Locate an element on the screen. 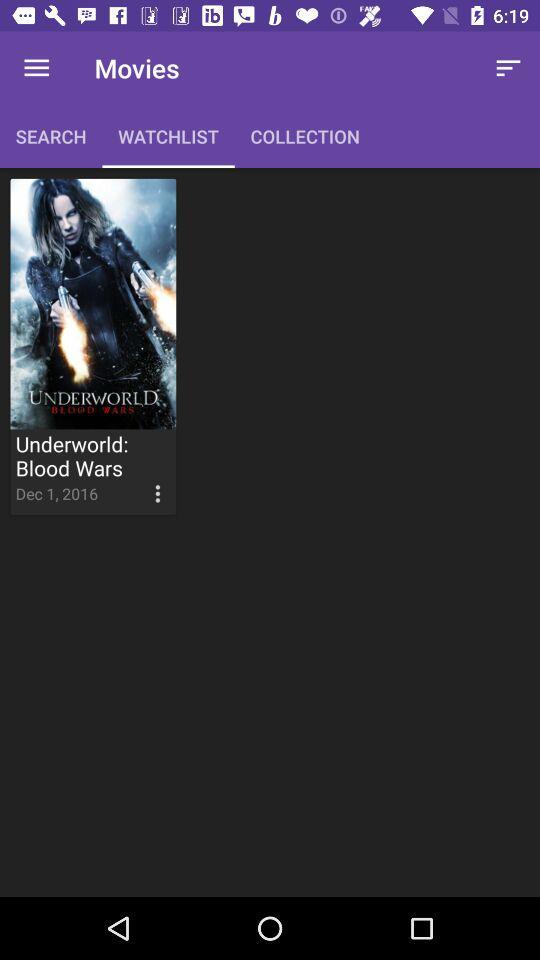  the icon to the right of the dec 1, 2016 is located at coordinates (138, 478).